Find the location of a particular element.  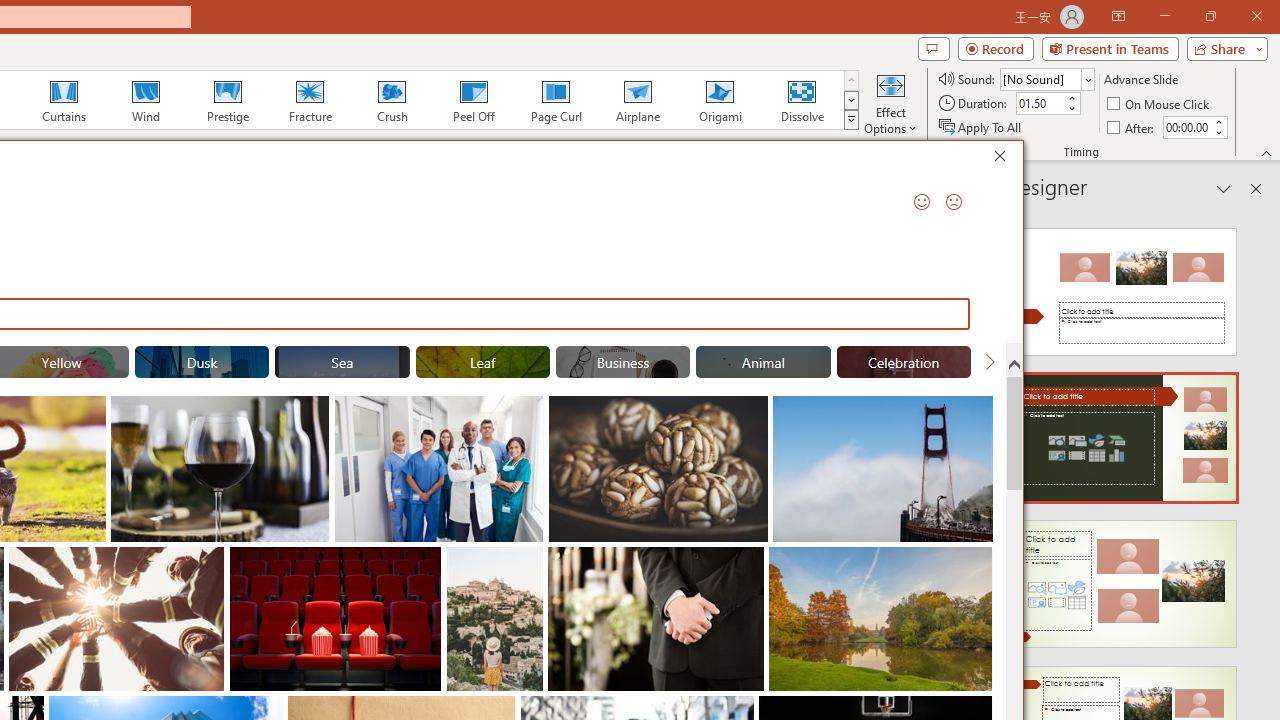

'Crush' is located at coordinates (391, 100).